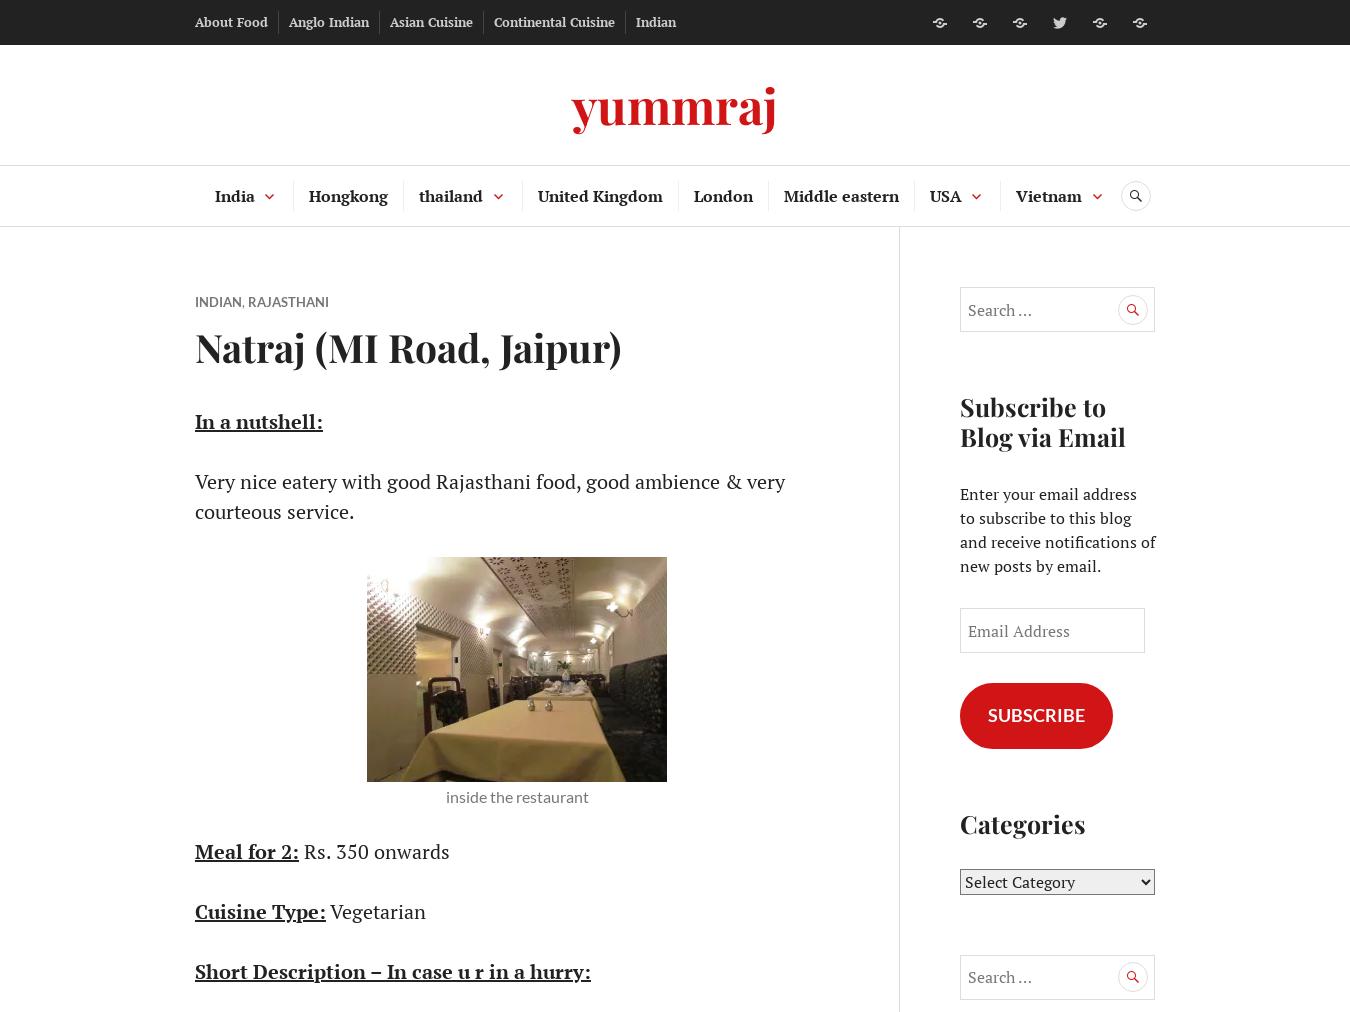  Describe the element at coordinates (1057, 528) in the screenshot. I see `'Enter your email address to subscribe to this blog and receive notifications of new posts by email.'` at that location.